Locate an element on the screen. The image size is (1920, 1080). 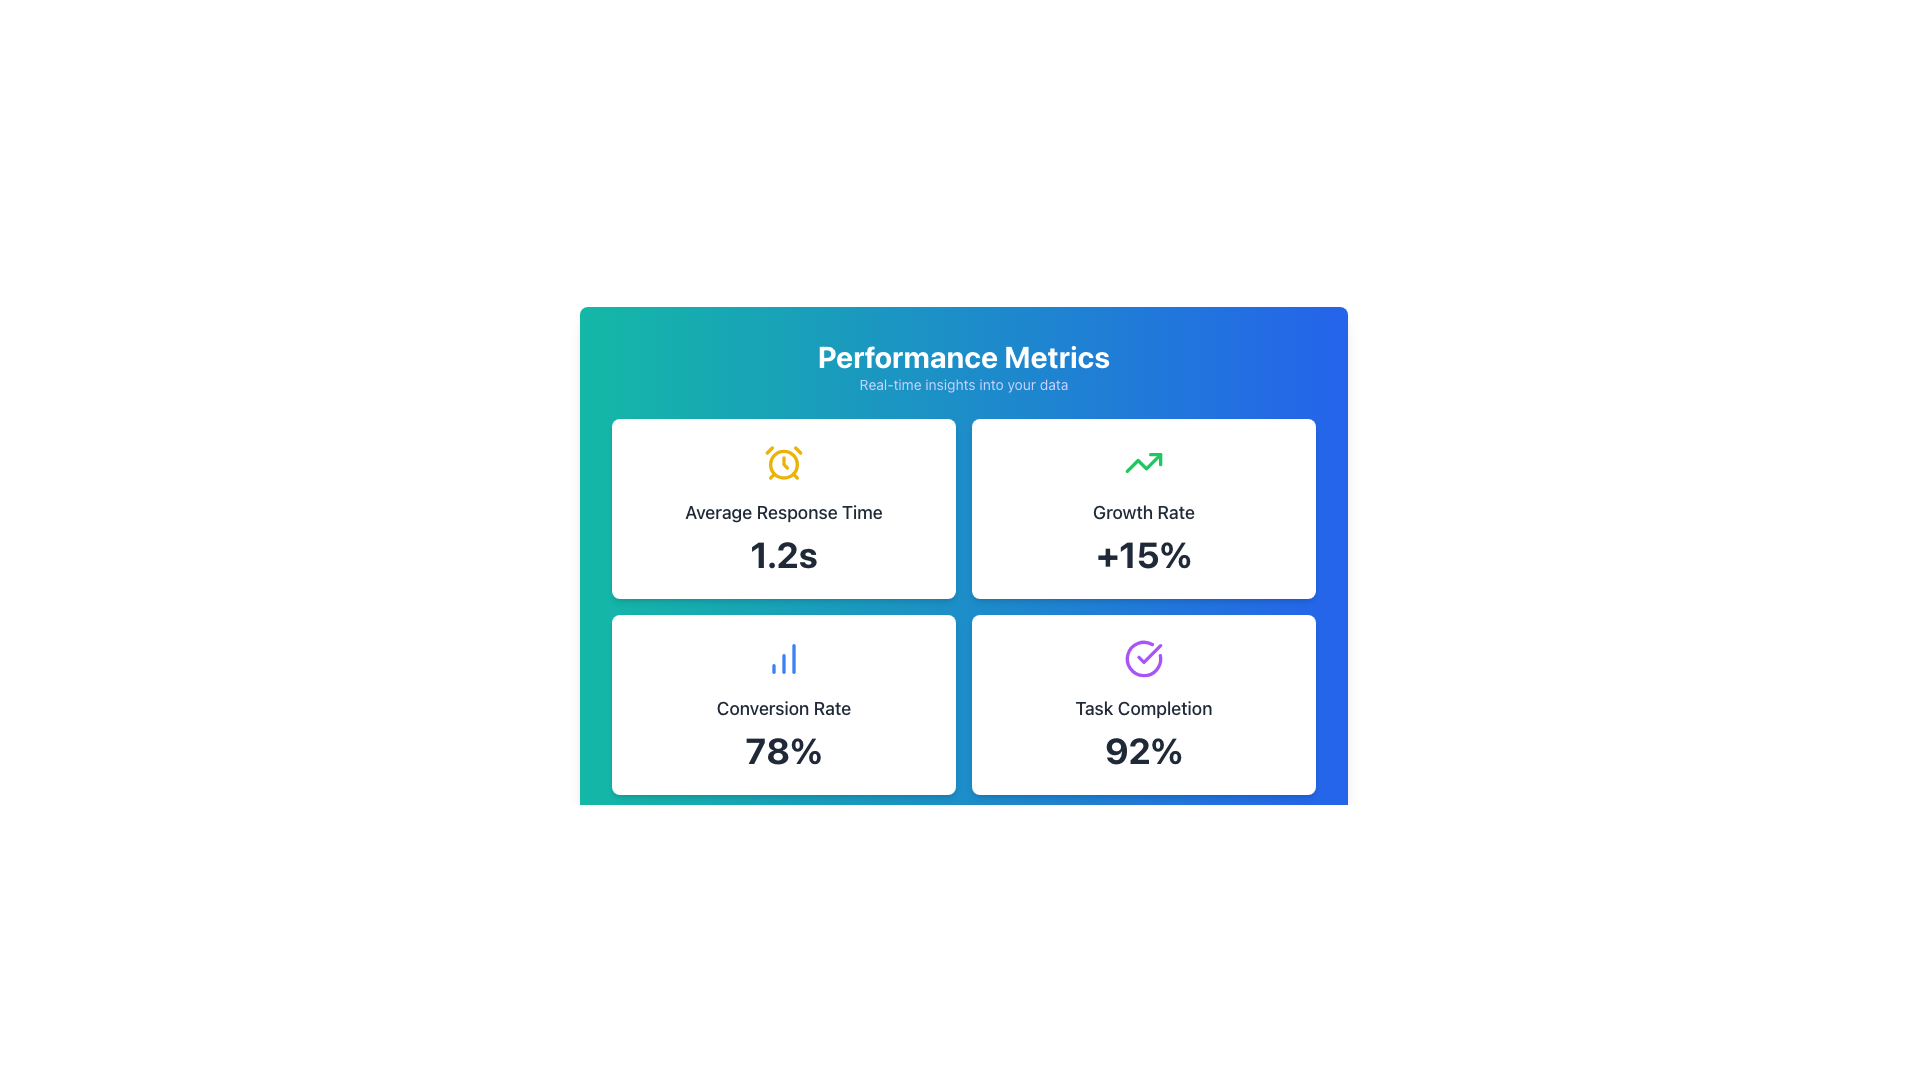
the growth icon located in the upper-right quadrant of the layout, positioned above the 'Growth Rate' and '+15%' texts is located at coordinates (1143, 462).